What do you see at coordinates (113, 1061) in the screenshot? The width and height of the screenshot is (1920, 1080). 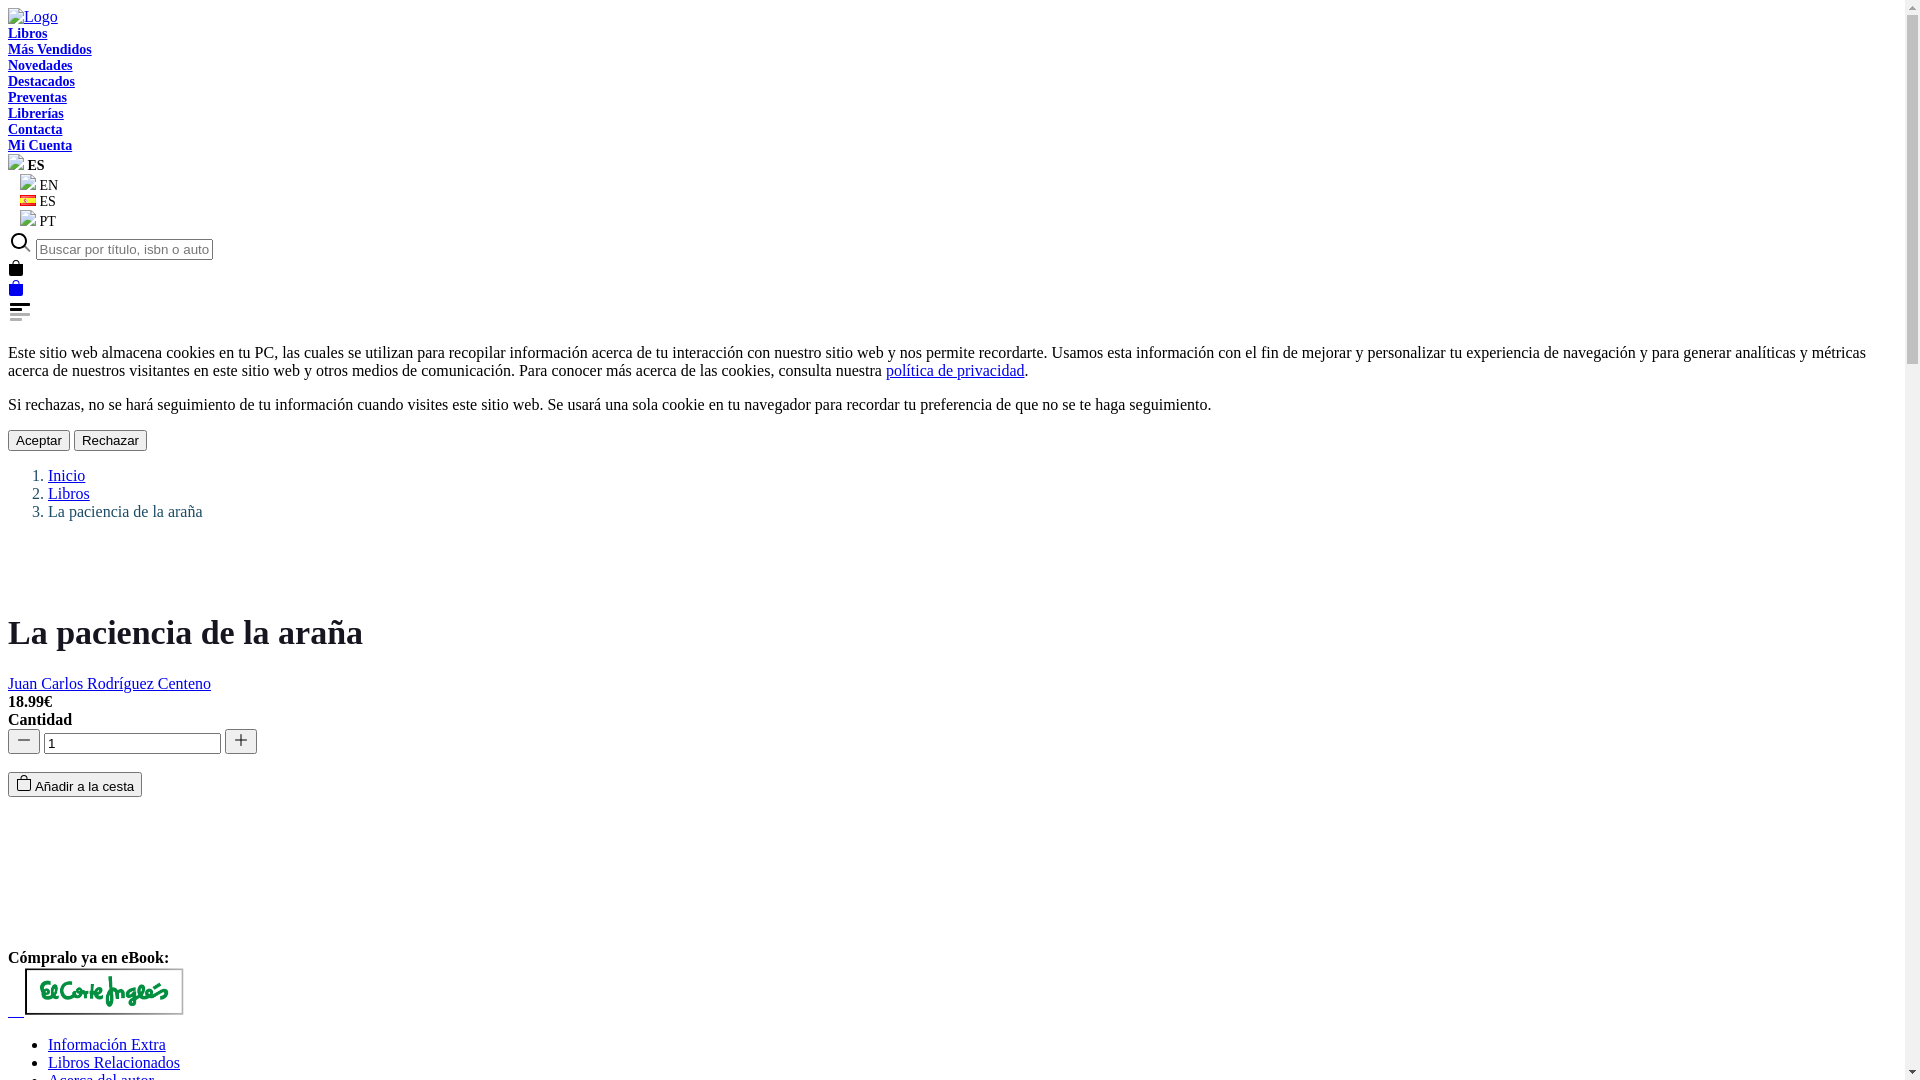 I see `'Libros Relacionados'` at bounding box center [113, 1061].